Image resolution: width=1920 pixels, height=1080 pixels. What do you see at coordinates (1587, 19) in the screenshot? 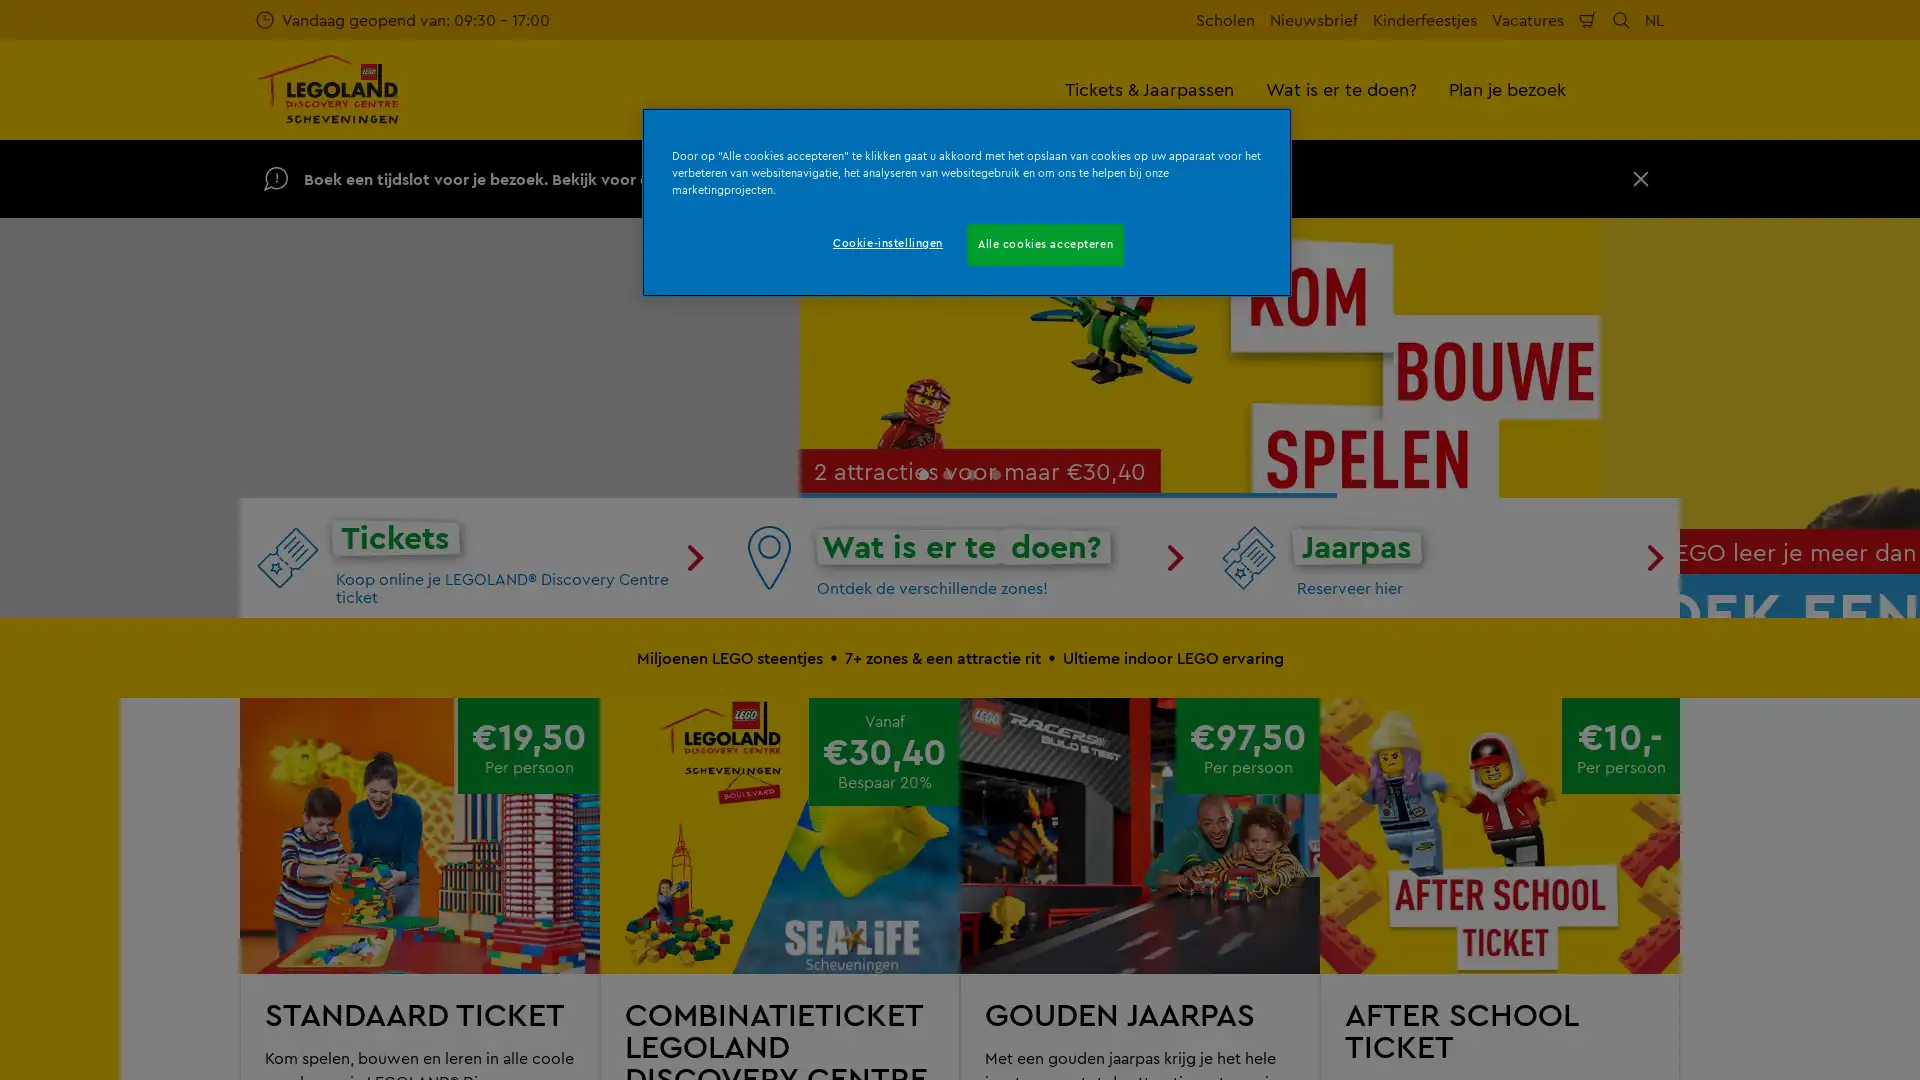
I see `Winkelwagen` at bounding box center [1587, 19].